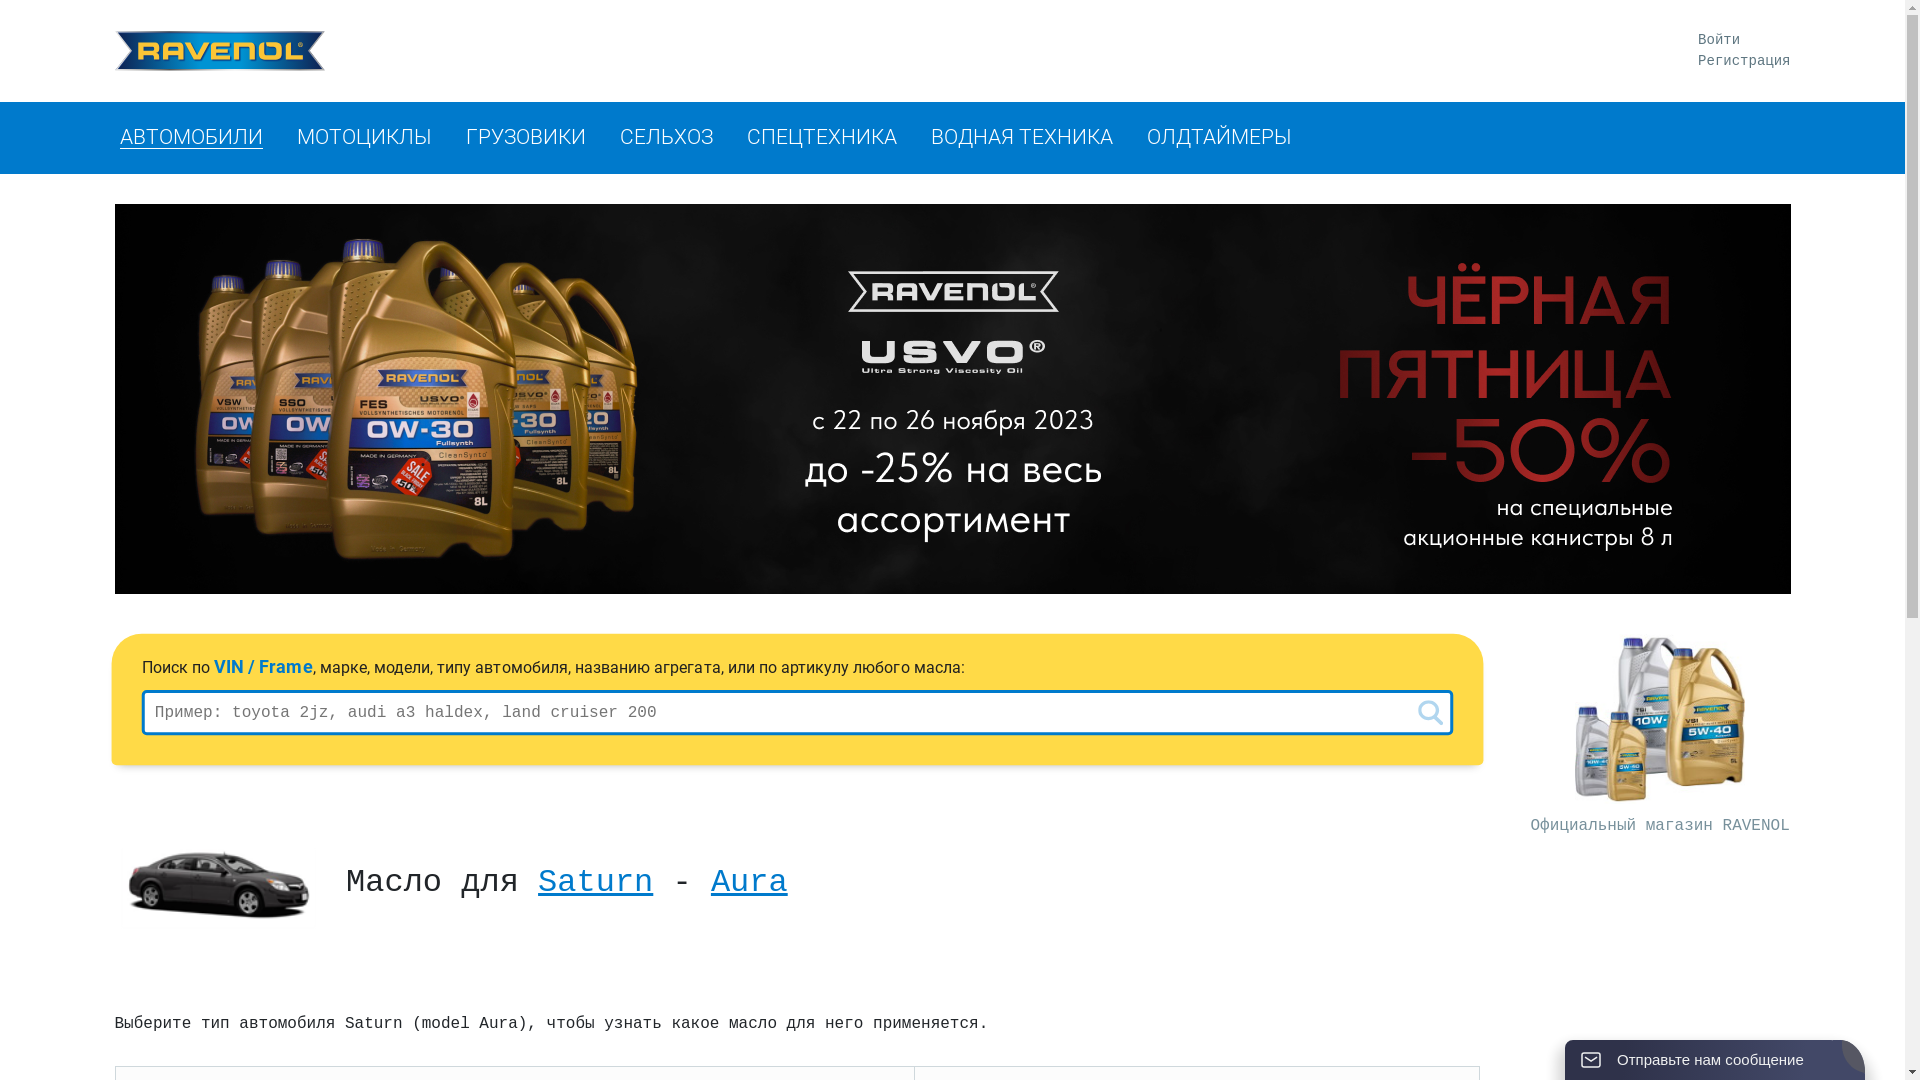 The image size is (1920, 1080). What do you see at coordinates (748, 881) in the screenshot?
I see `'Aura'` at bounding box center [748, 881].